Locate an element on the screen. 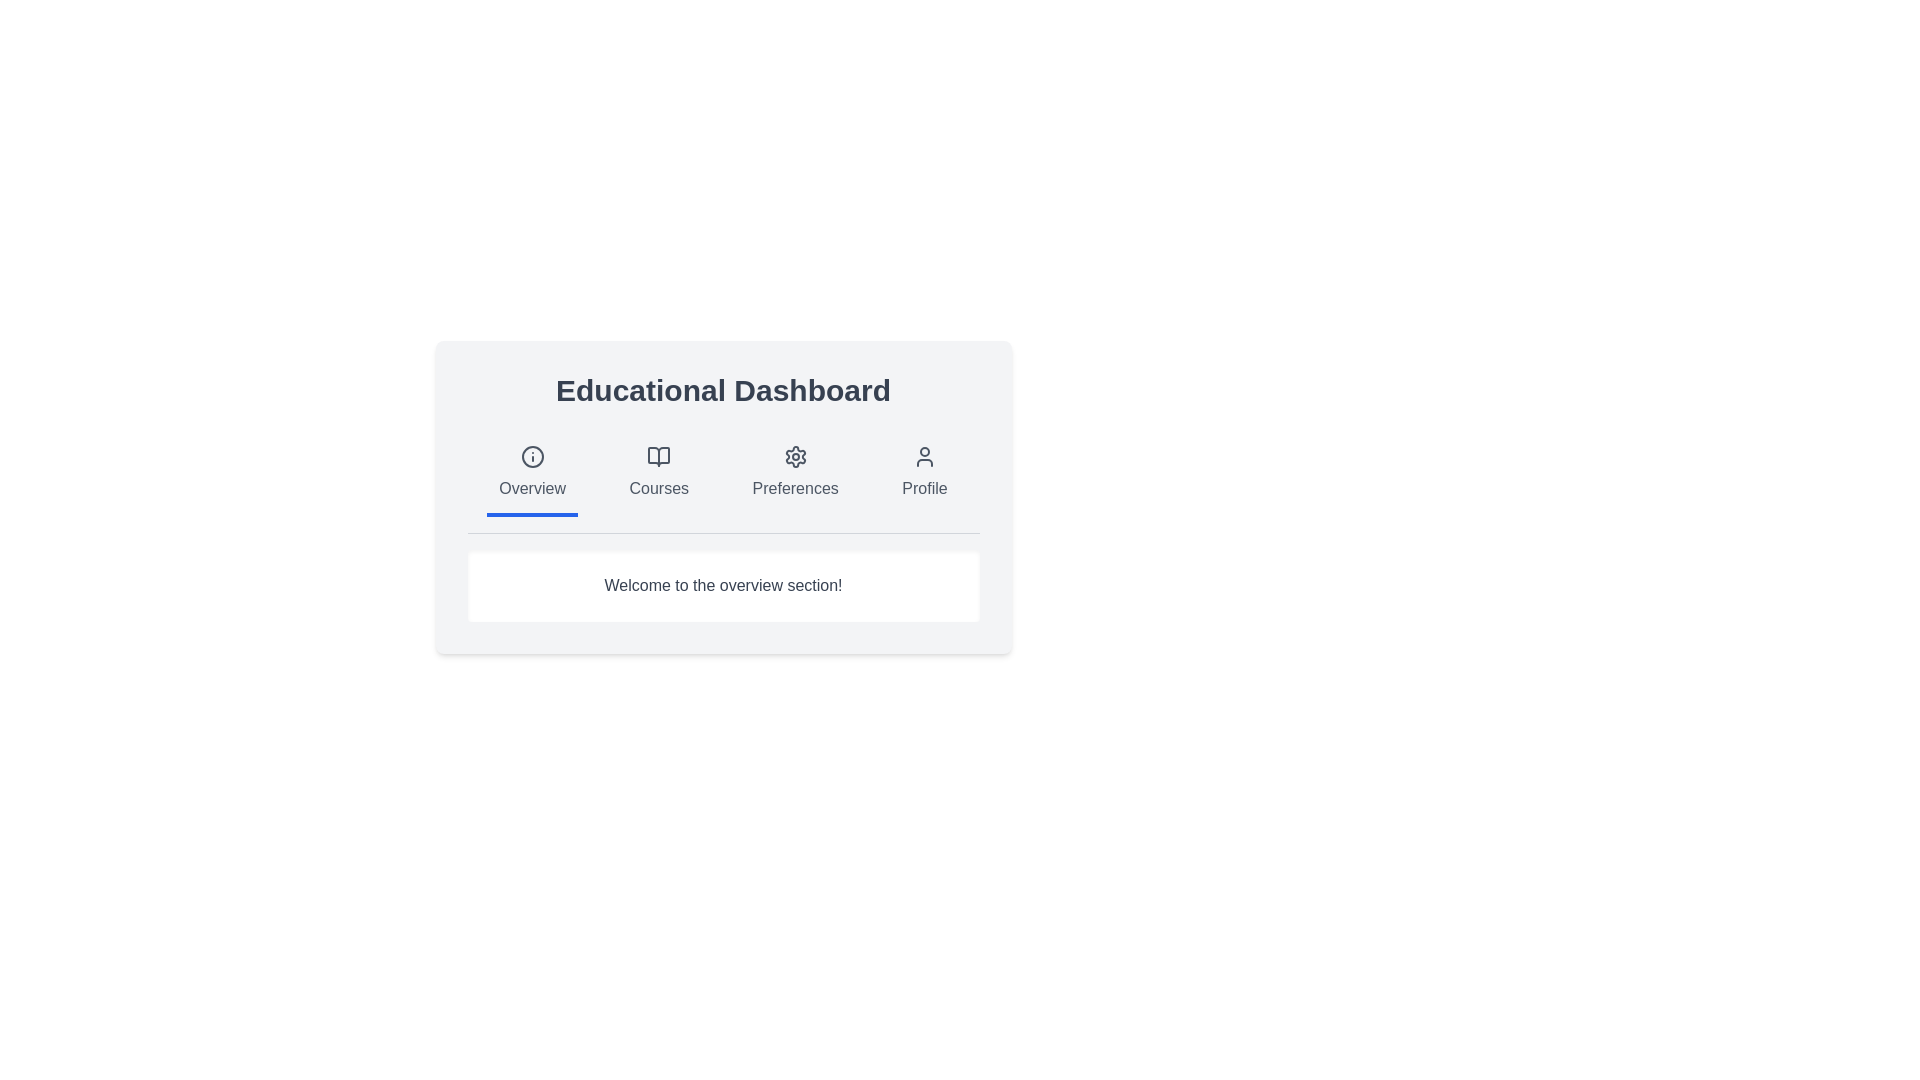 The height and width of the screenshot is (1080, 1920). the navigation bar located at the top of the 'Educational Dashboard' interface is located at coordinates (722, 483).